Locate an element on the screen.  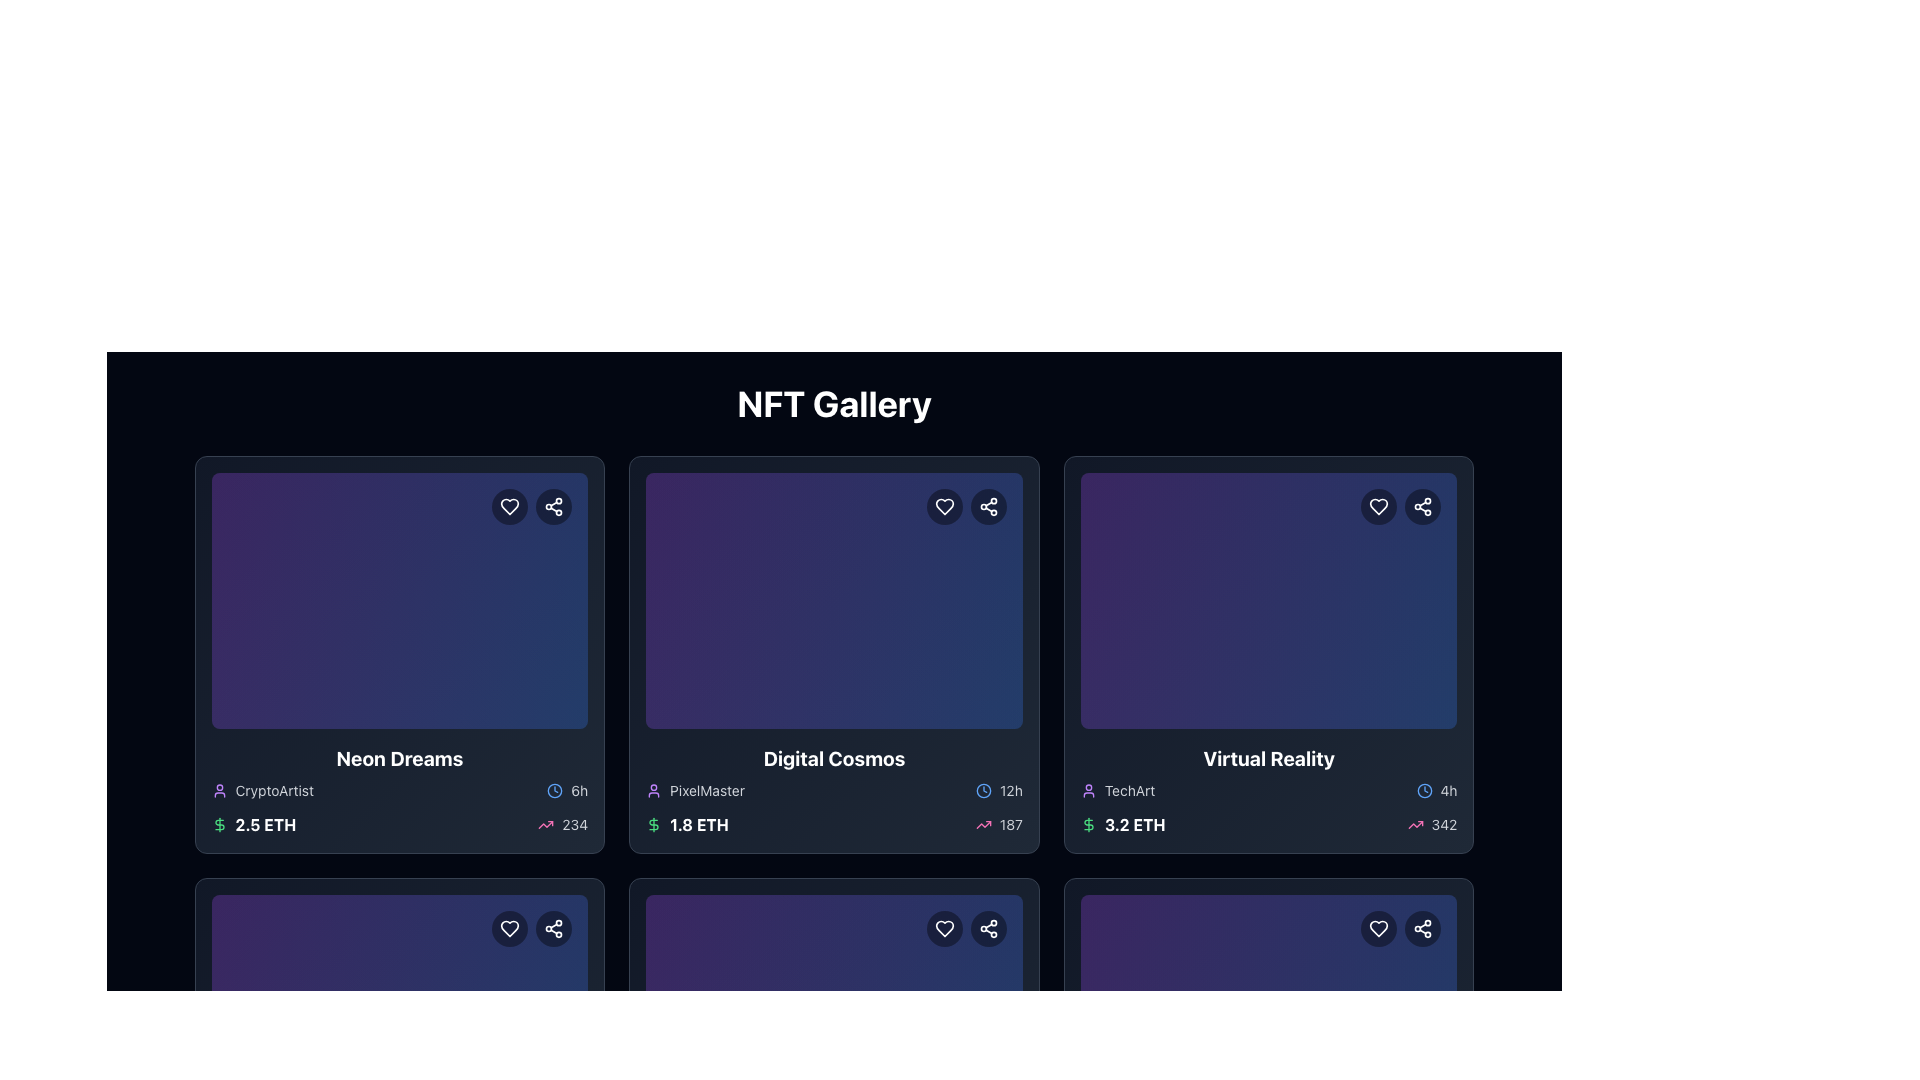
the 'like' button located in the top-right corner of the 'Virtual Reality' card, which is the first button in a pair of buttons is located at coordinates (1378, 505).